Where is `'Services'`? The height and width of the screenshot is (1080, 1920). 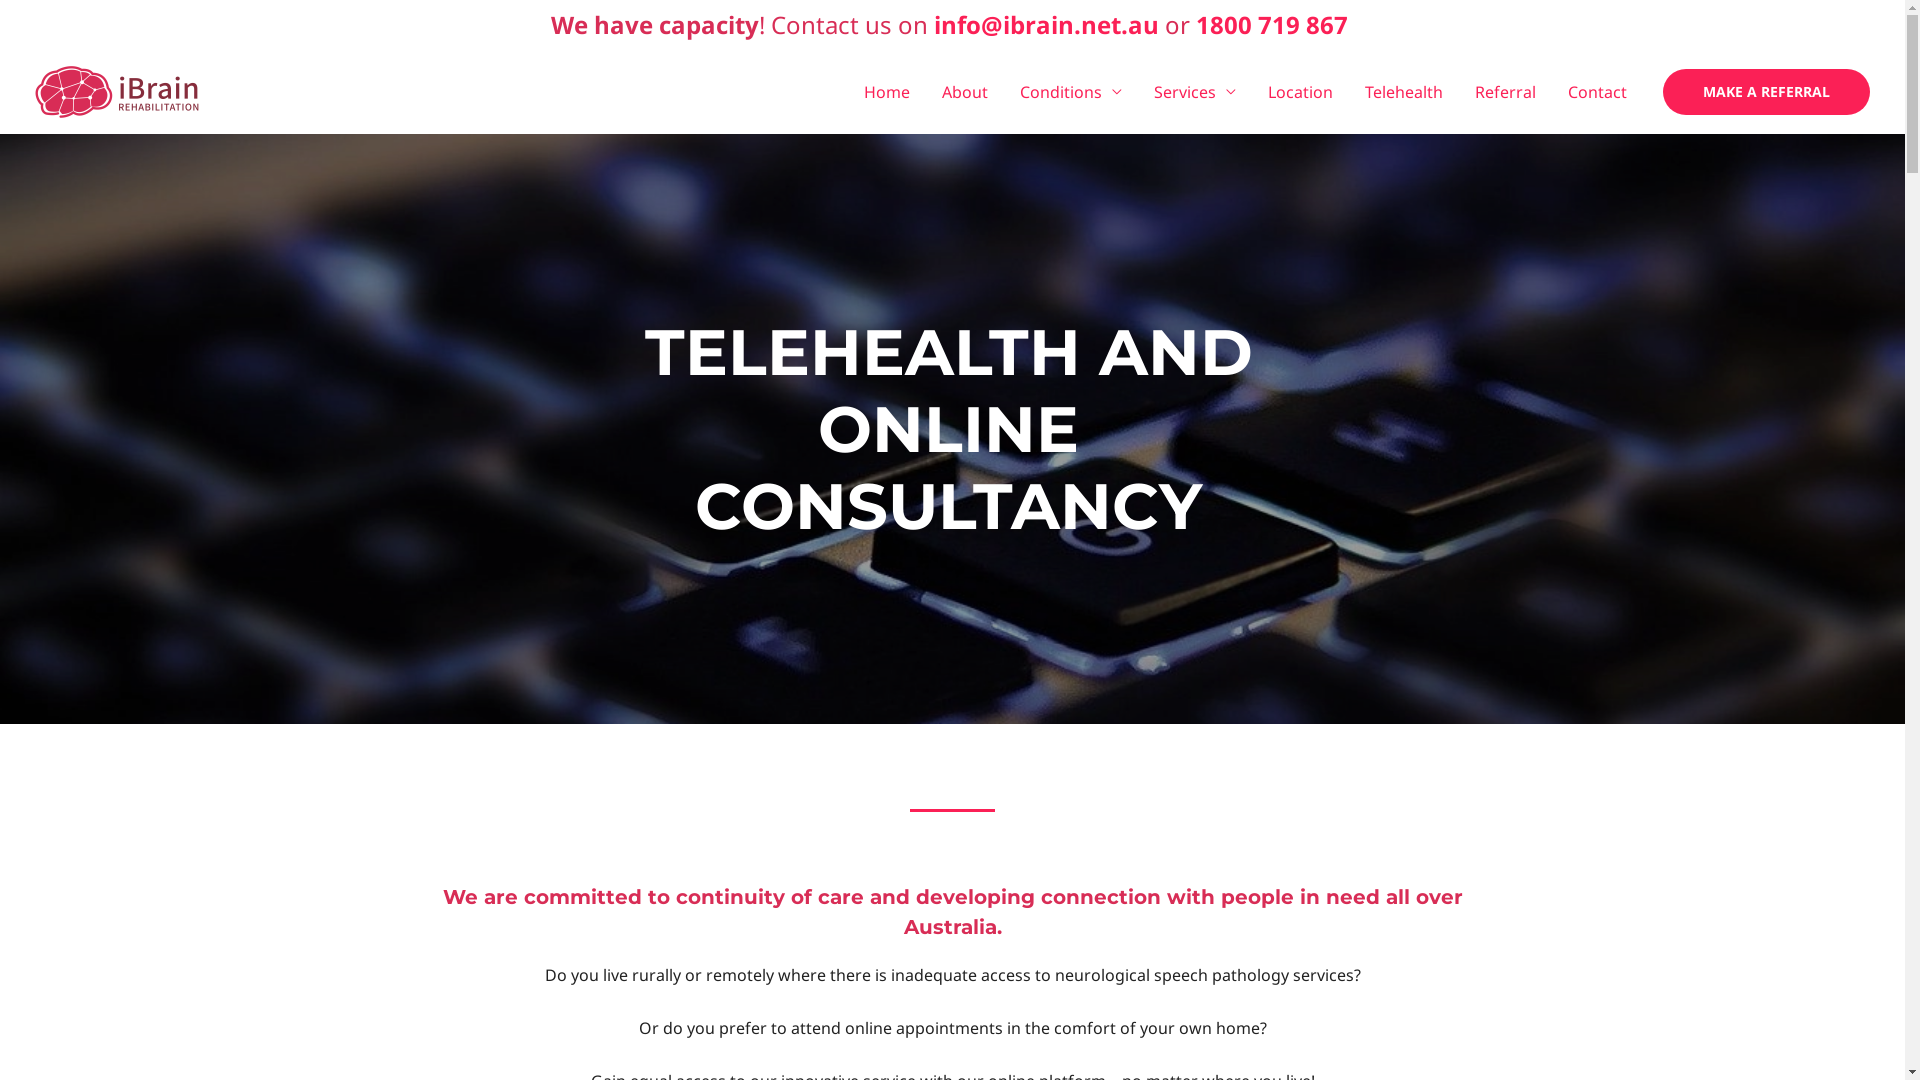 'Services' is located at coordinates (1195, 92).